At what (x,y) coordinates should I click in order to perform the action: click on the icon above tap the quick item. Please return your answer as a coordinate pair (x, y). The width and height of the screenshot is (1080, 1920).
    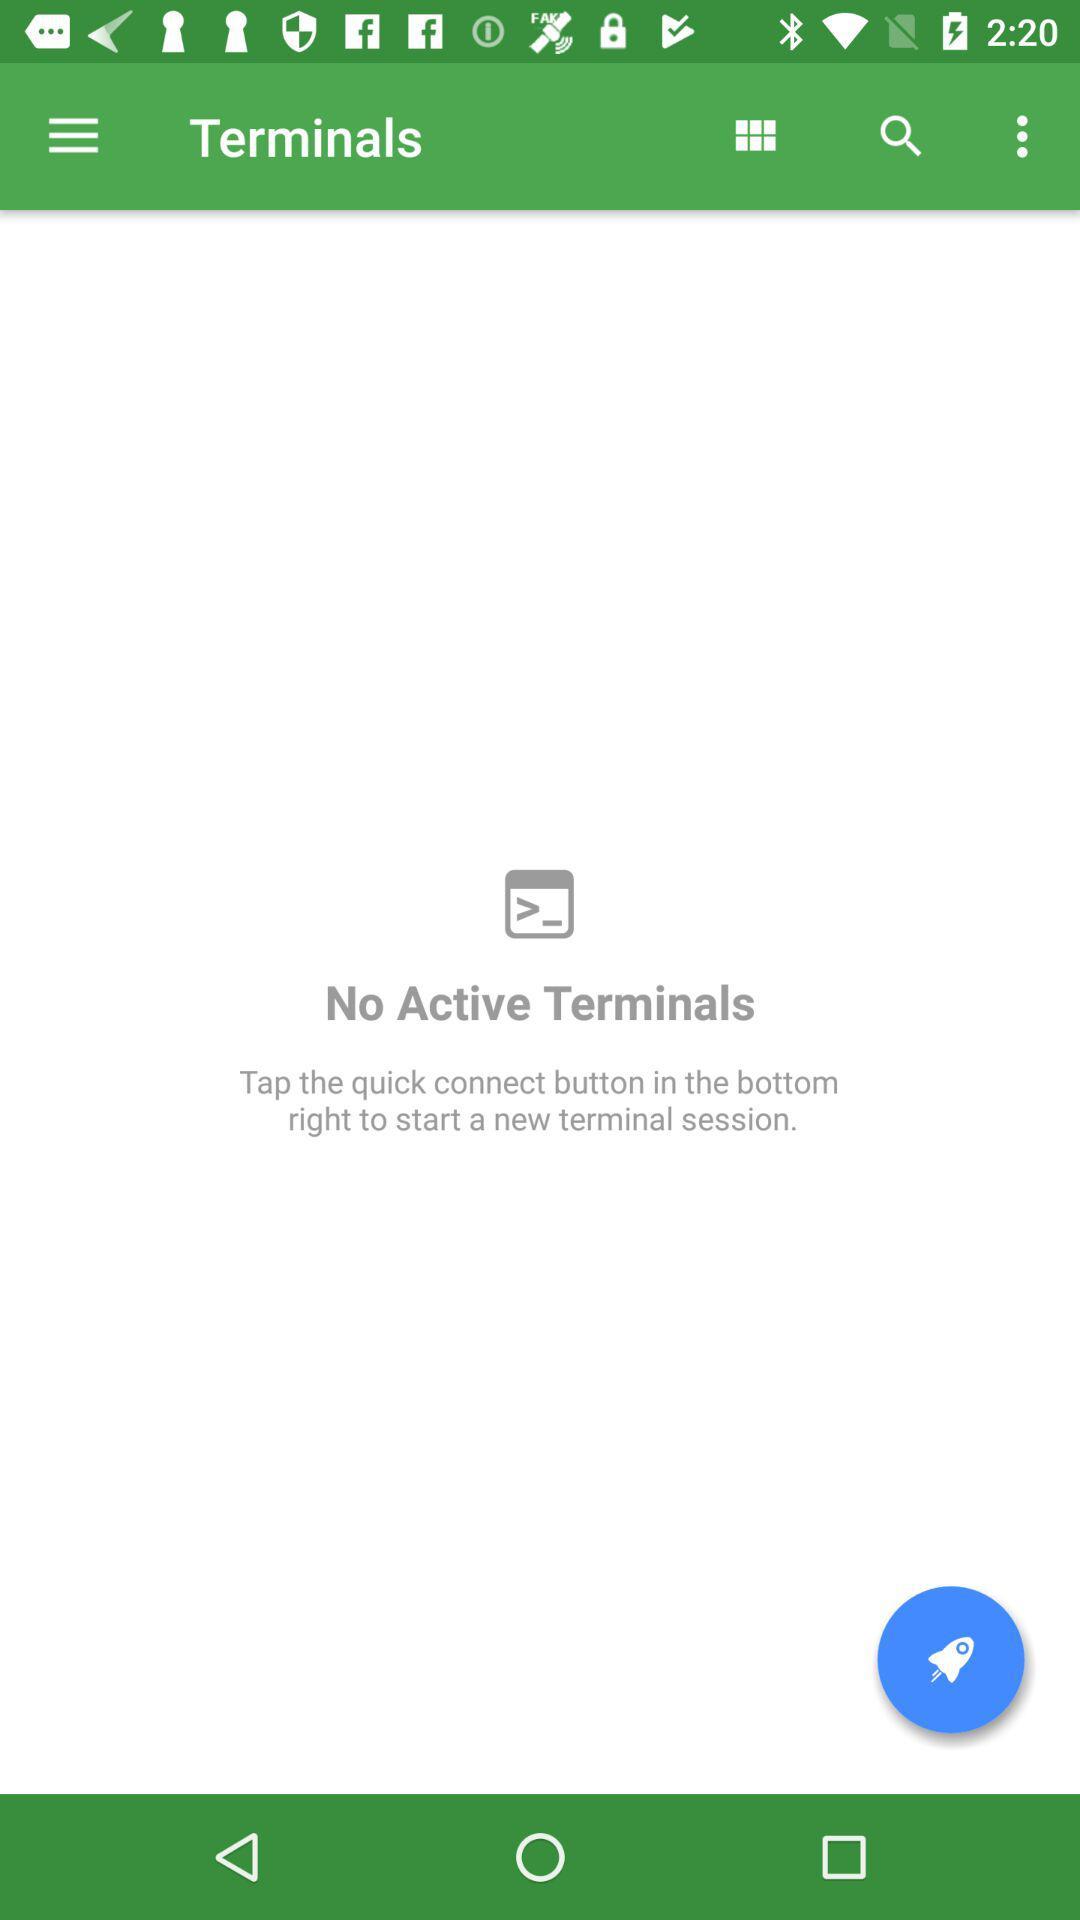
    Looking at the image, I should click on (901, 135).